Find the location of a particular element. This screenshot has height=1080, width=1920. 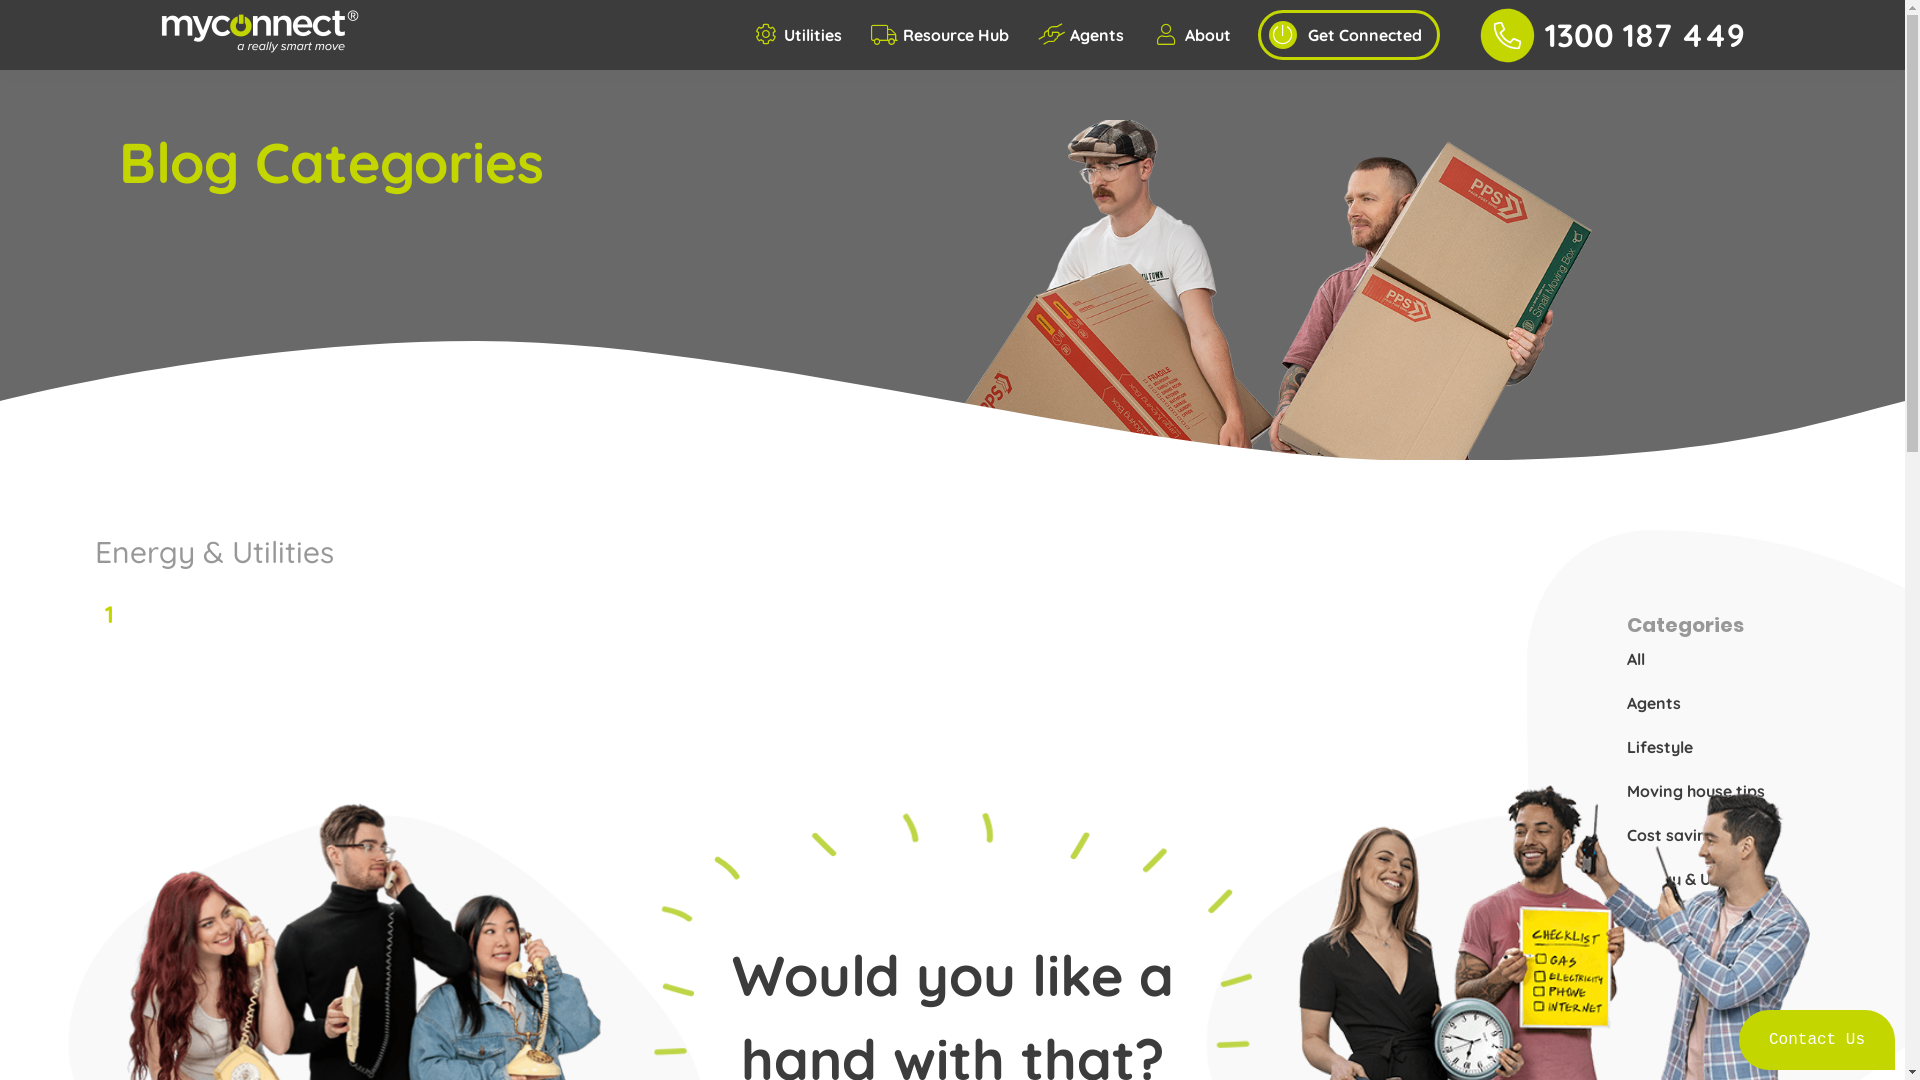

'1300 187 449' is located at coordinates (1607, 34).